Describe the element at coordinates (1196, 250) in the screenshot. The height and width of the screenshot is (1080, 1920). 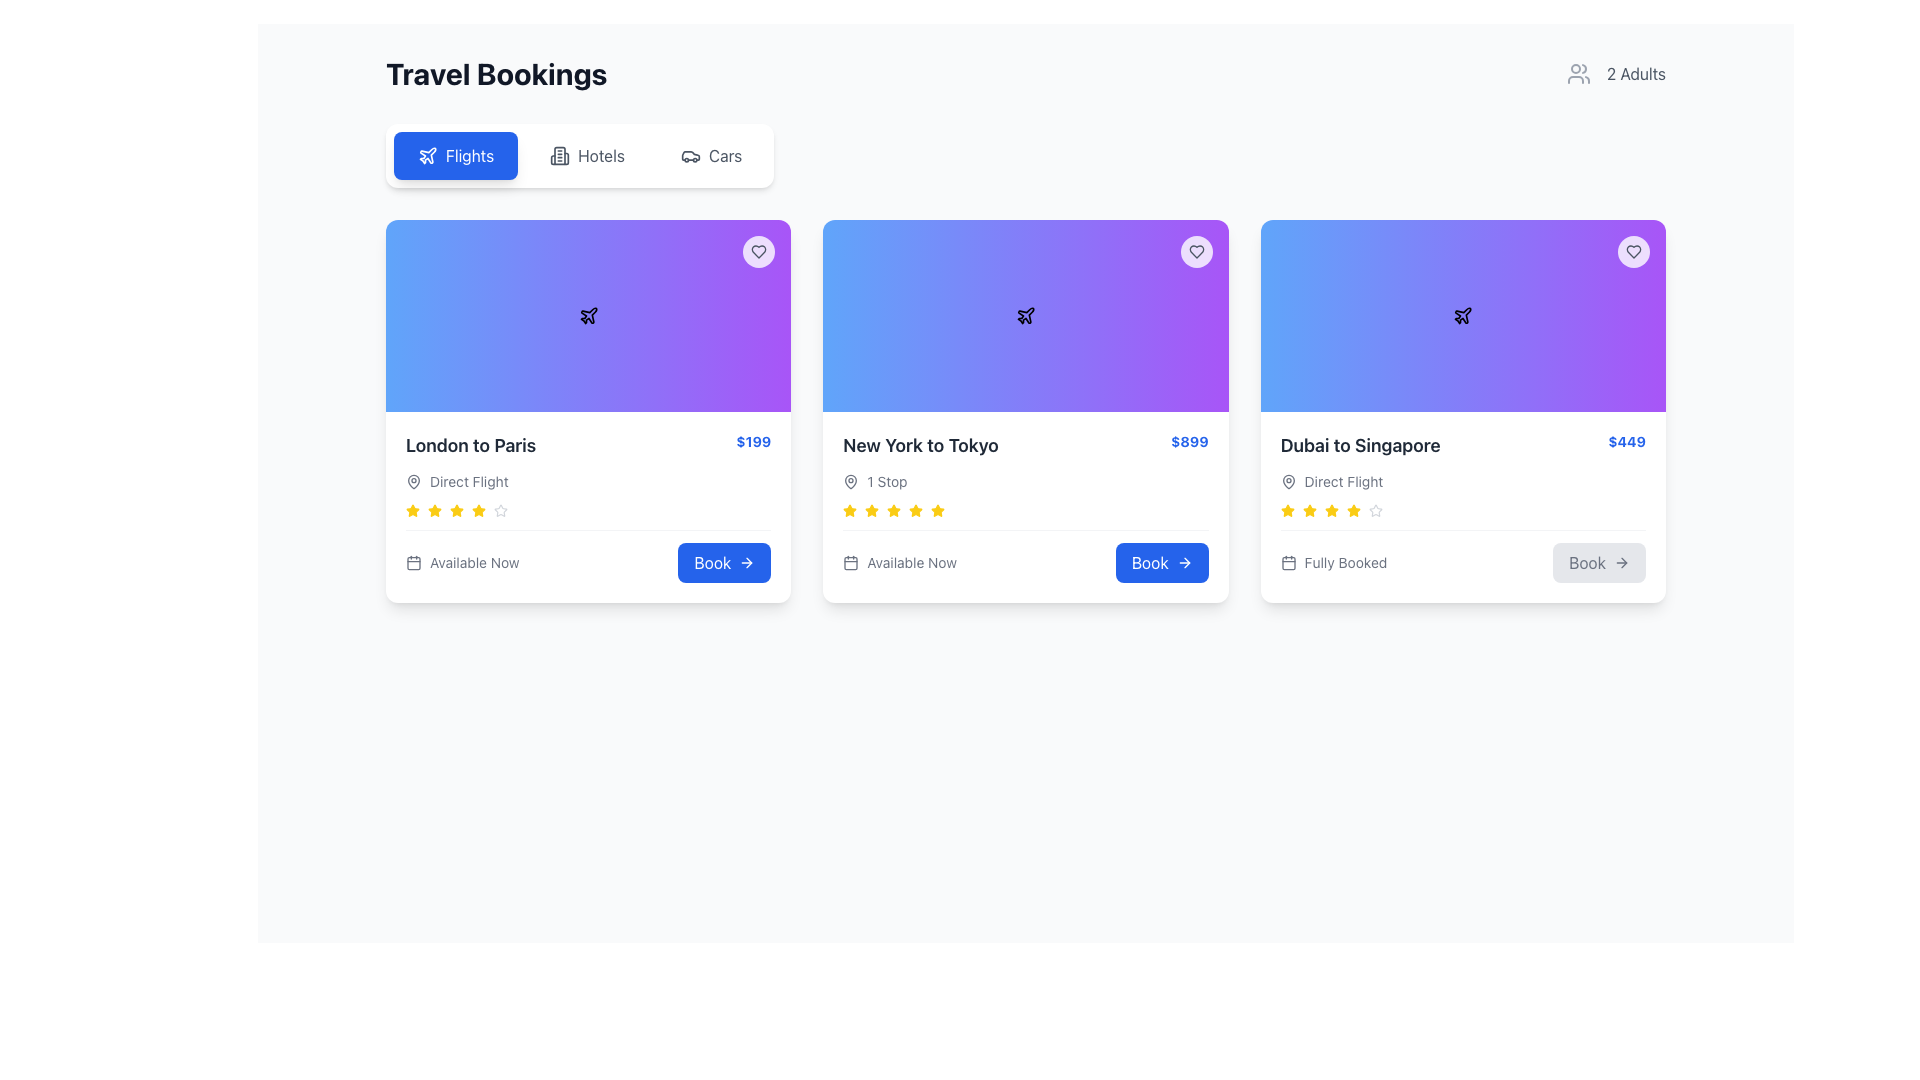
I see `the heart-shaped line style icon in the upper-right corner of the 'New York to Tokyo' card` at that location.